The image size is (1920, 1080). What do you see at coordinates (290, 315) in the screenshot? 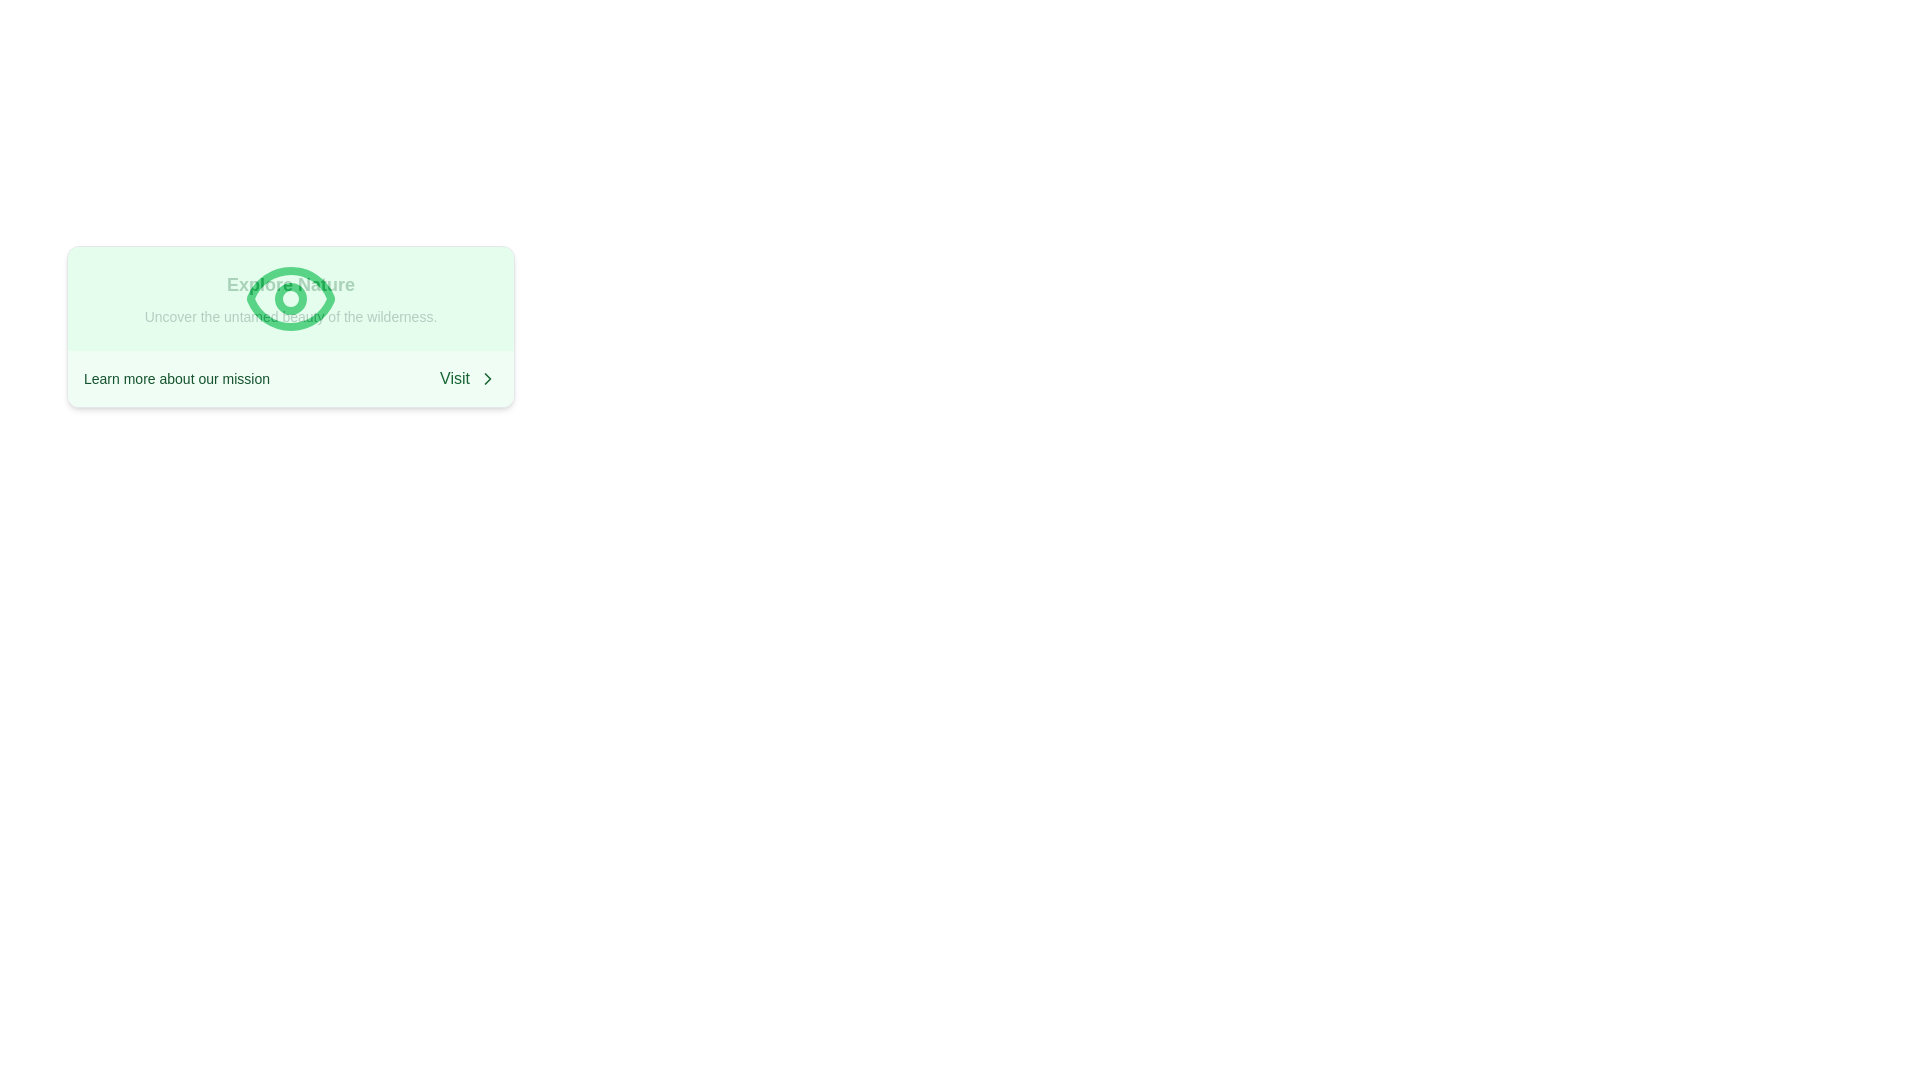
I see `the descriptive text element that provides additional information about the header 'Explore Nature'` at bounding box center [290, 315].